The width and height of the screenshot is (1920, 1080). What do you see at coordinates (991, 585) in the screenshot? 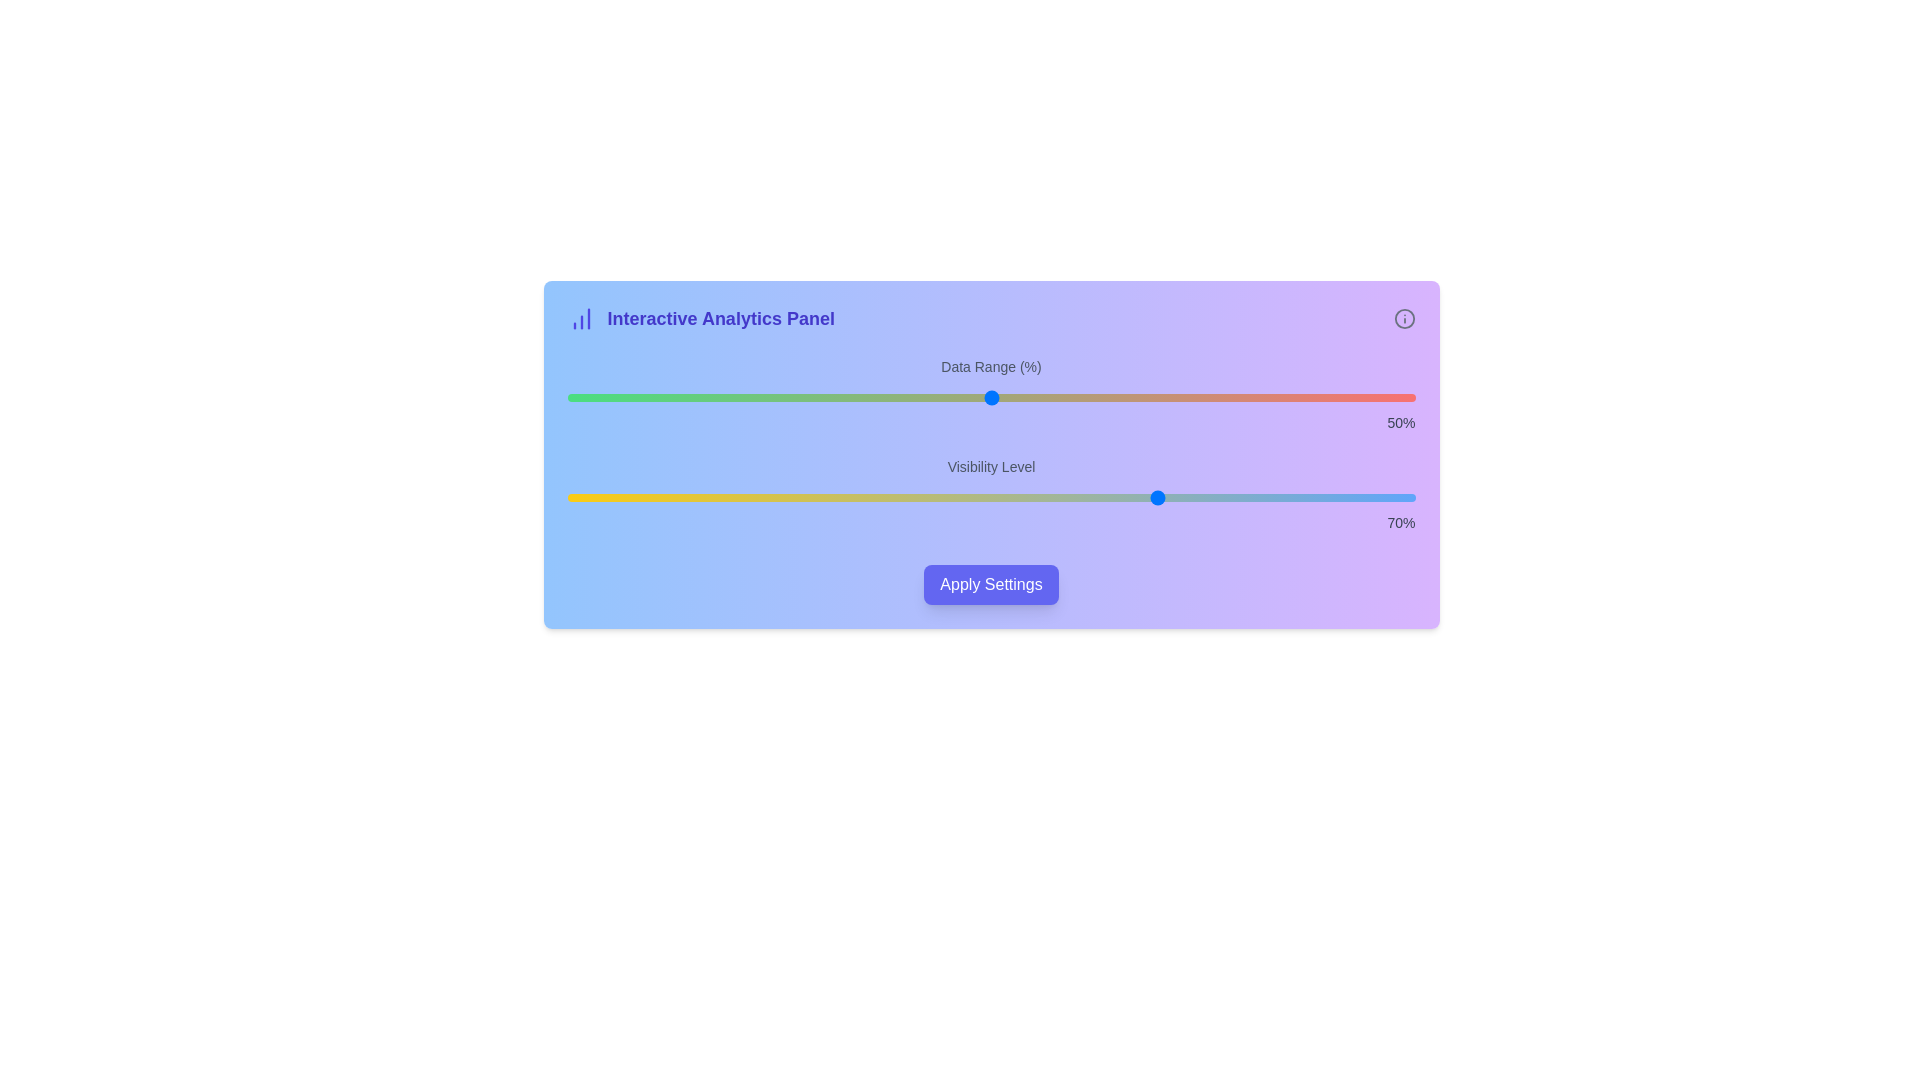
I see `'Apply Settings' button to apply the current settings` at bounding box center [991, 585].